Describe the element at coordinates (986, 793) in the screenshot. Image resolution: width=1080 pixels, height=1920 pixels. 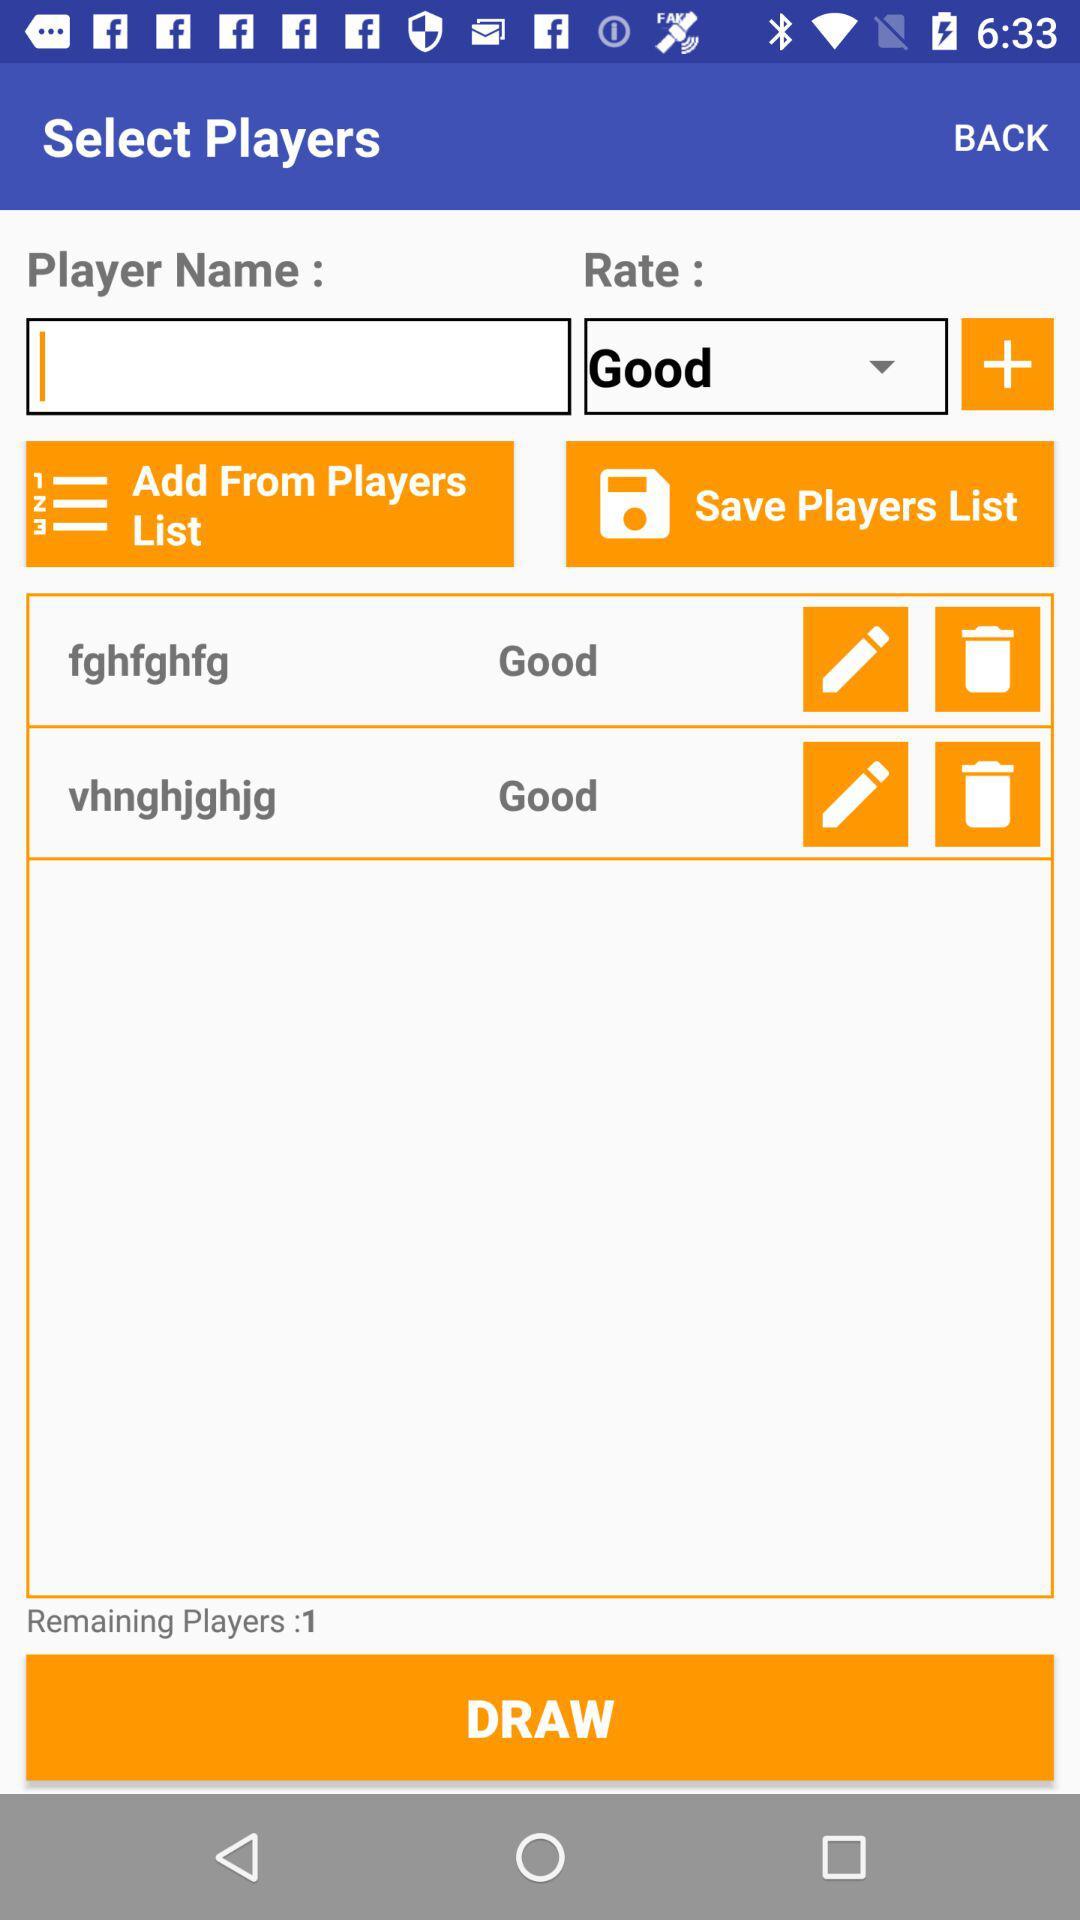
I see `delete` at that location.